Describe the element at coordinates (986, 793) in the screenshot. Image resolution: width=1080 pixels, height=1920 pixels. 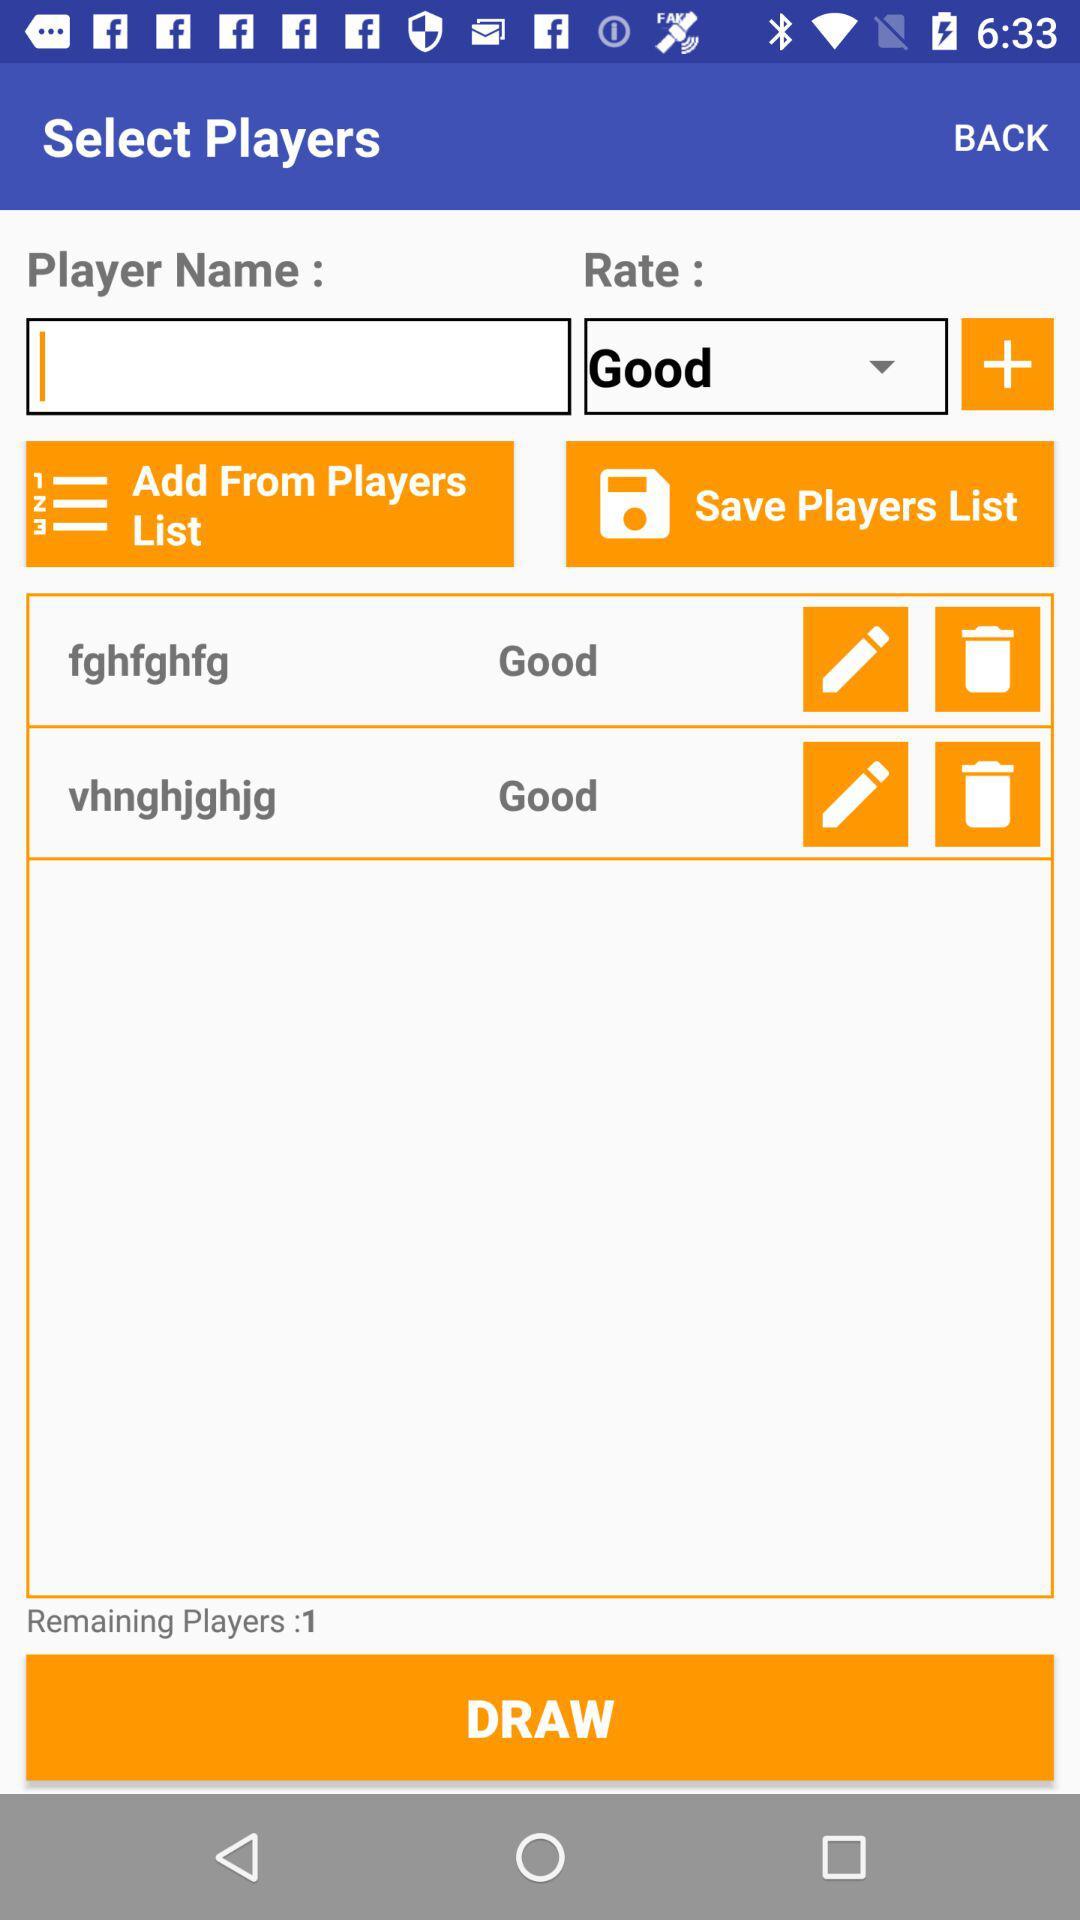
I see `delete` at that location.